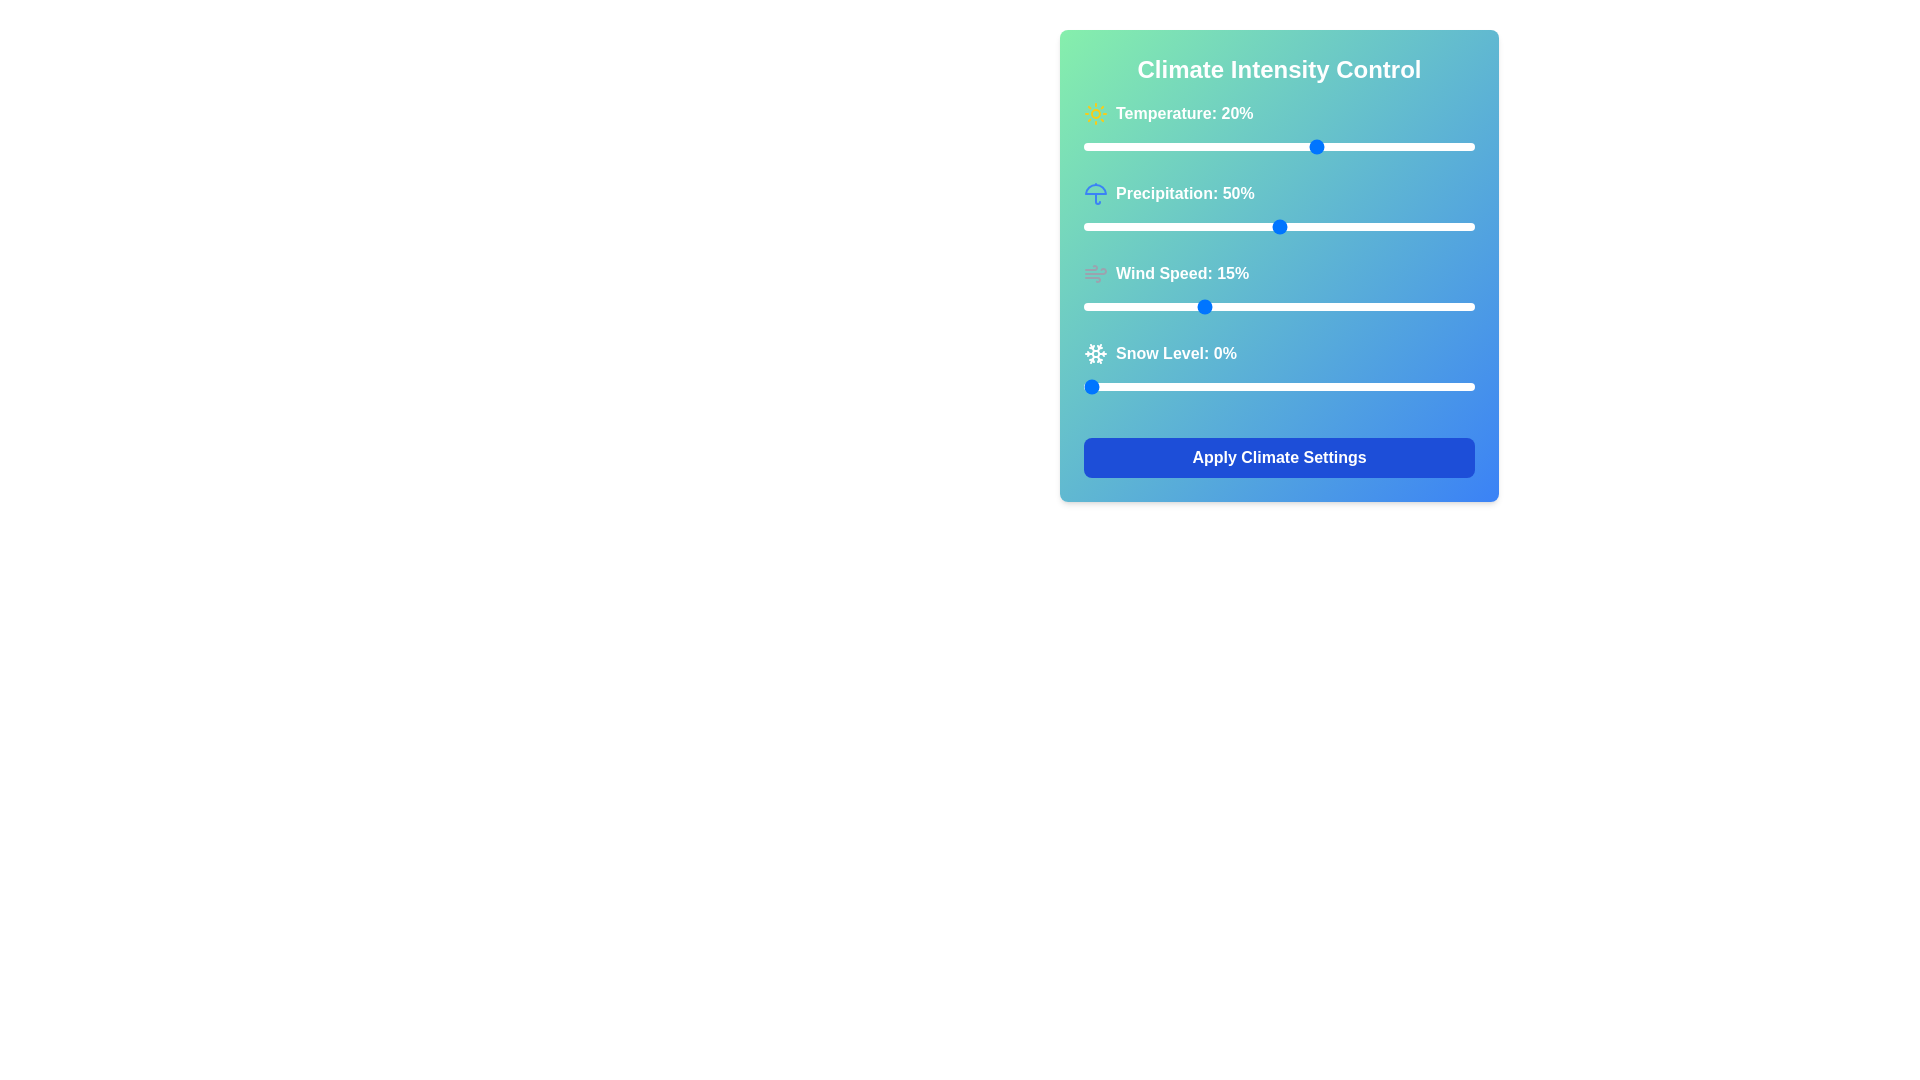 The width and height of the screenshot is (1920, 1080). I want to click on the horizontal range slider with a green focus ring located beneath the text 'Temperature: 20%', so click(1278, 145).